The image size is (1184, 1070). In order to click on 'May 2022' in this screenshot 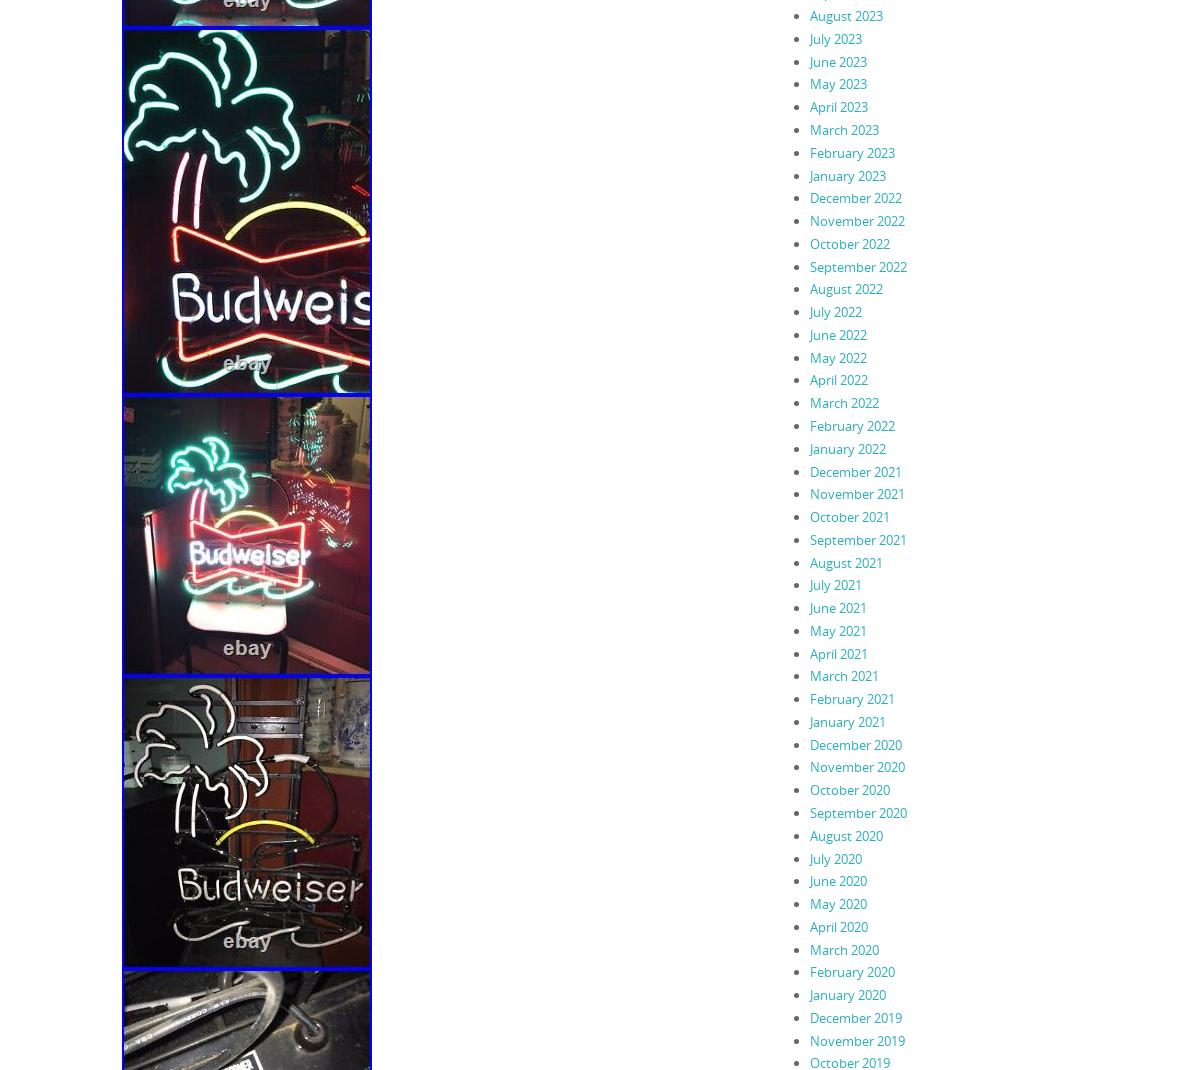, I will do `click(837, 356)`.